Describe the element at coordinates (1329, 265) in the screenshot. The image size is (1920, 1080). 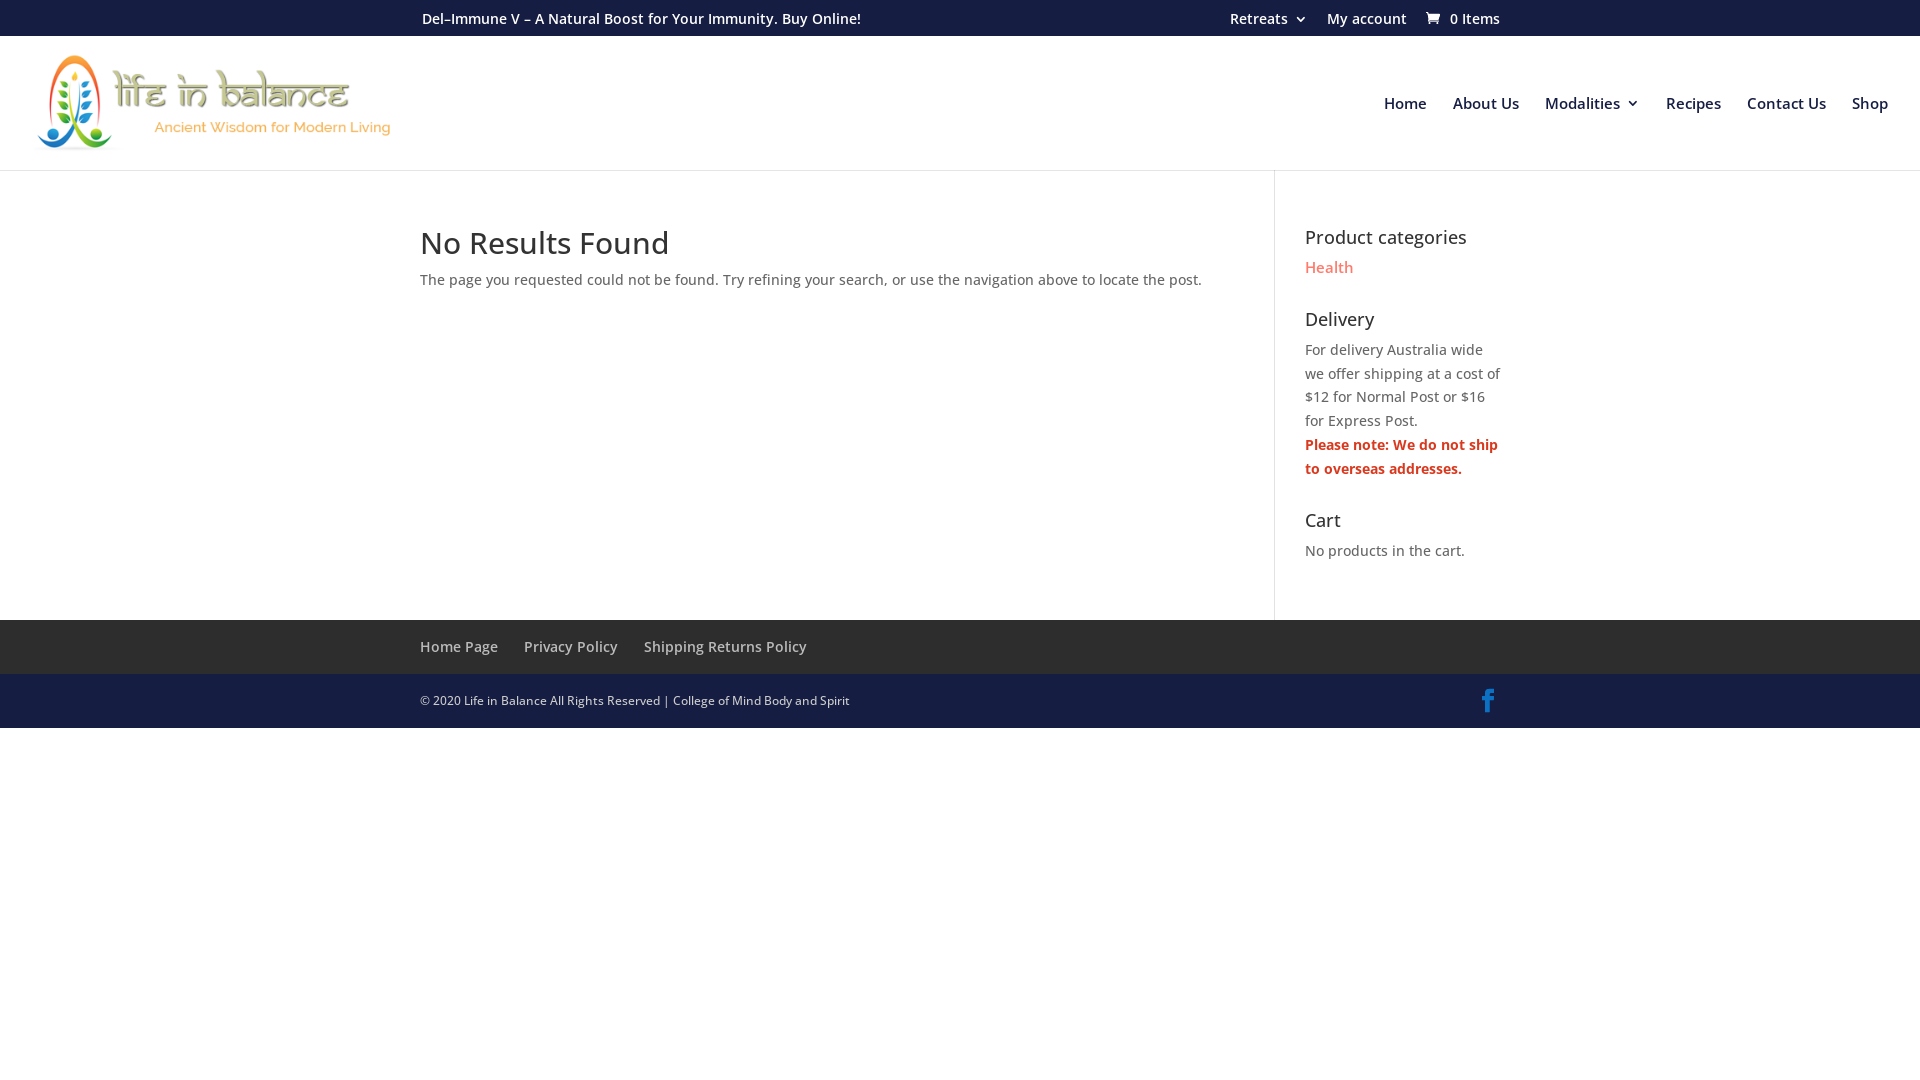
I see `'Health'` at that location.